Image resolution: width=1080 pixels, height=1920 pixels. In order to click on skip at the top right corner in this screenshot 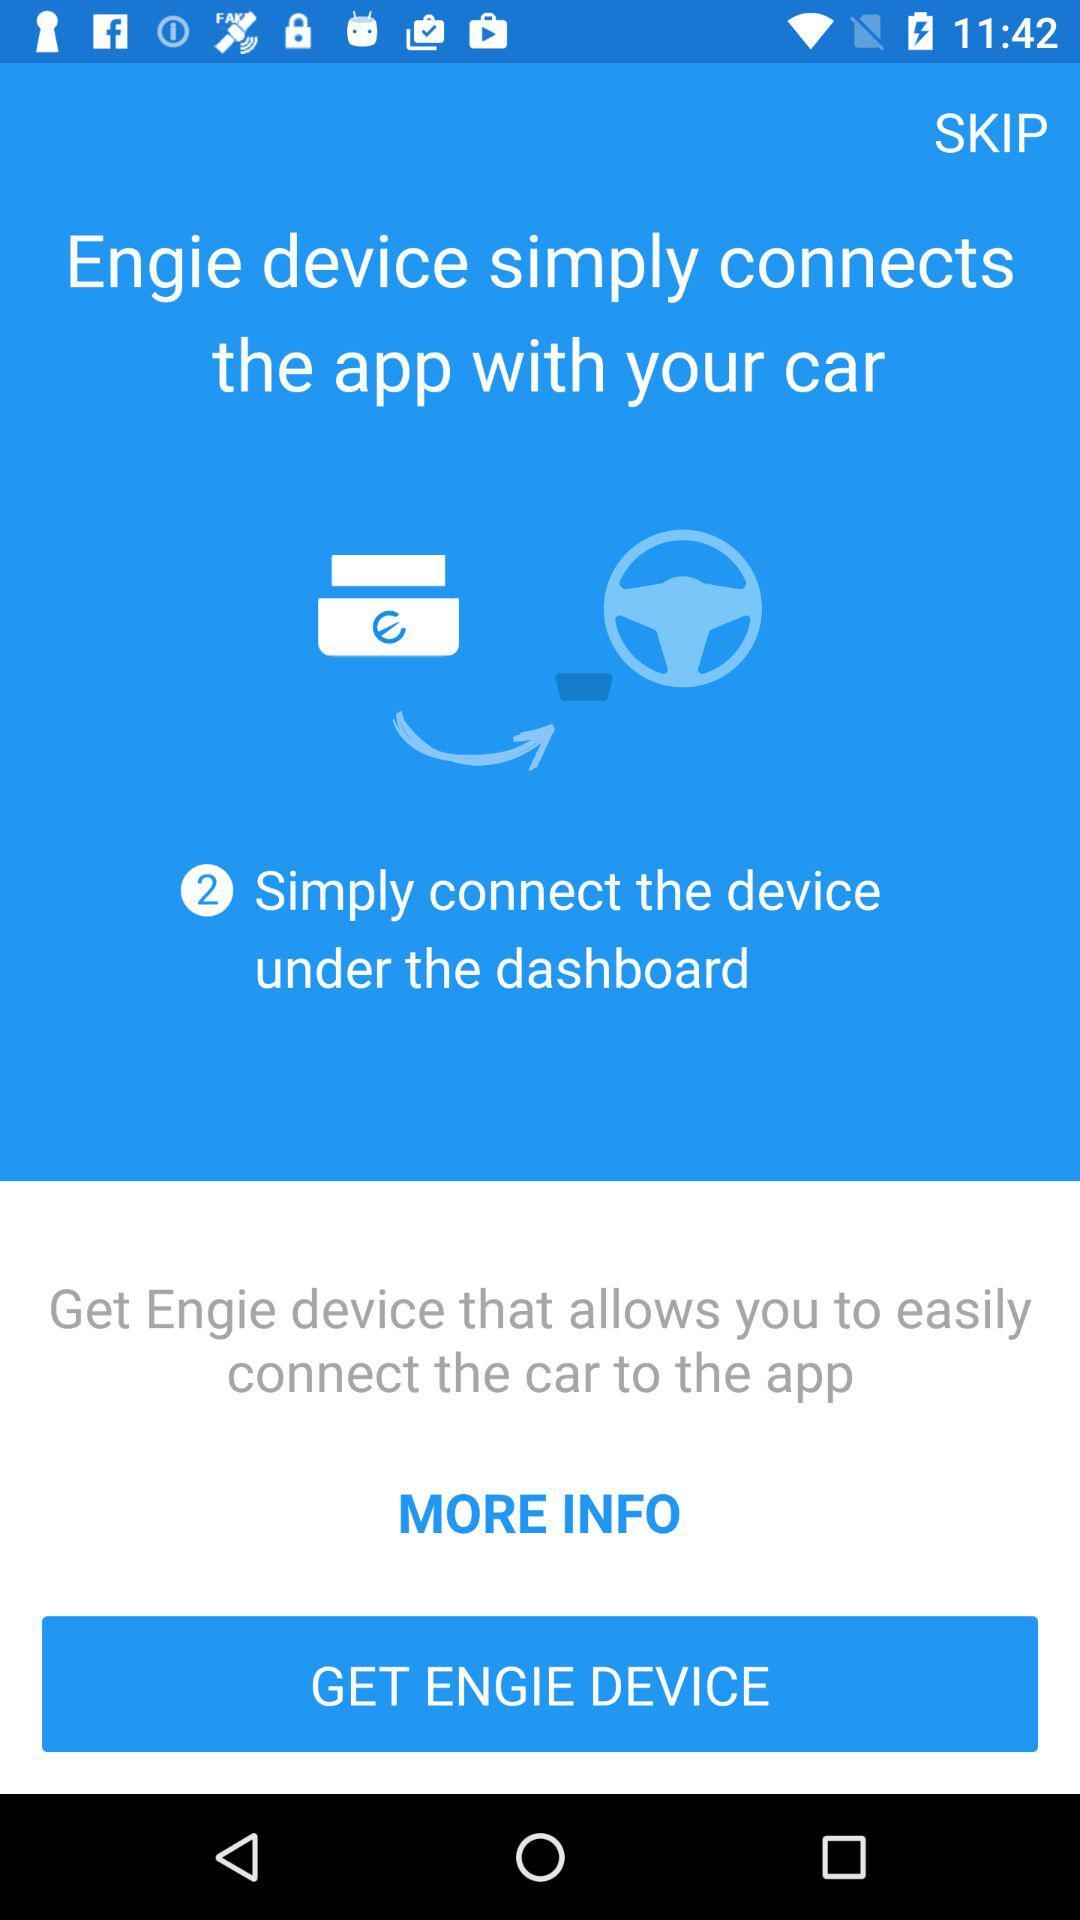, I will do `click(991, 129)`.